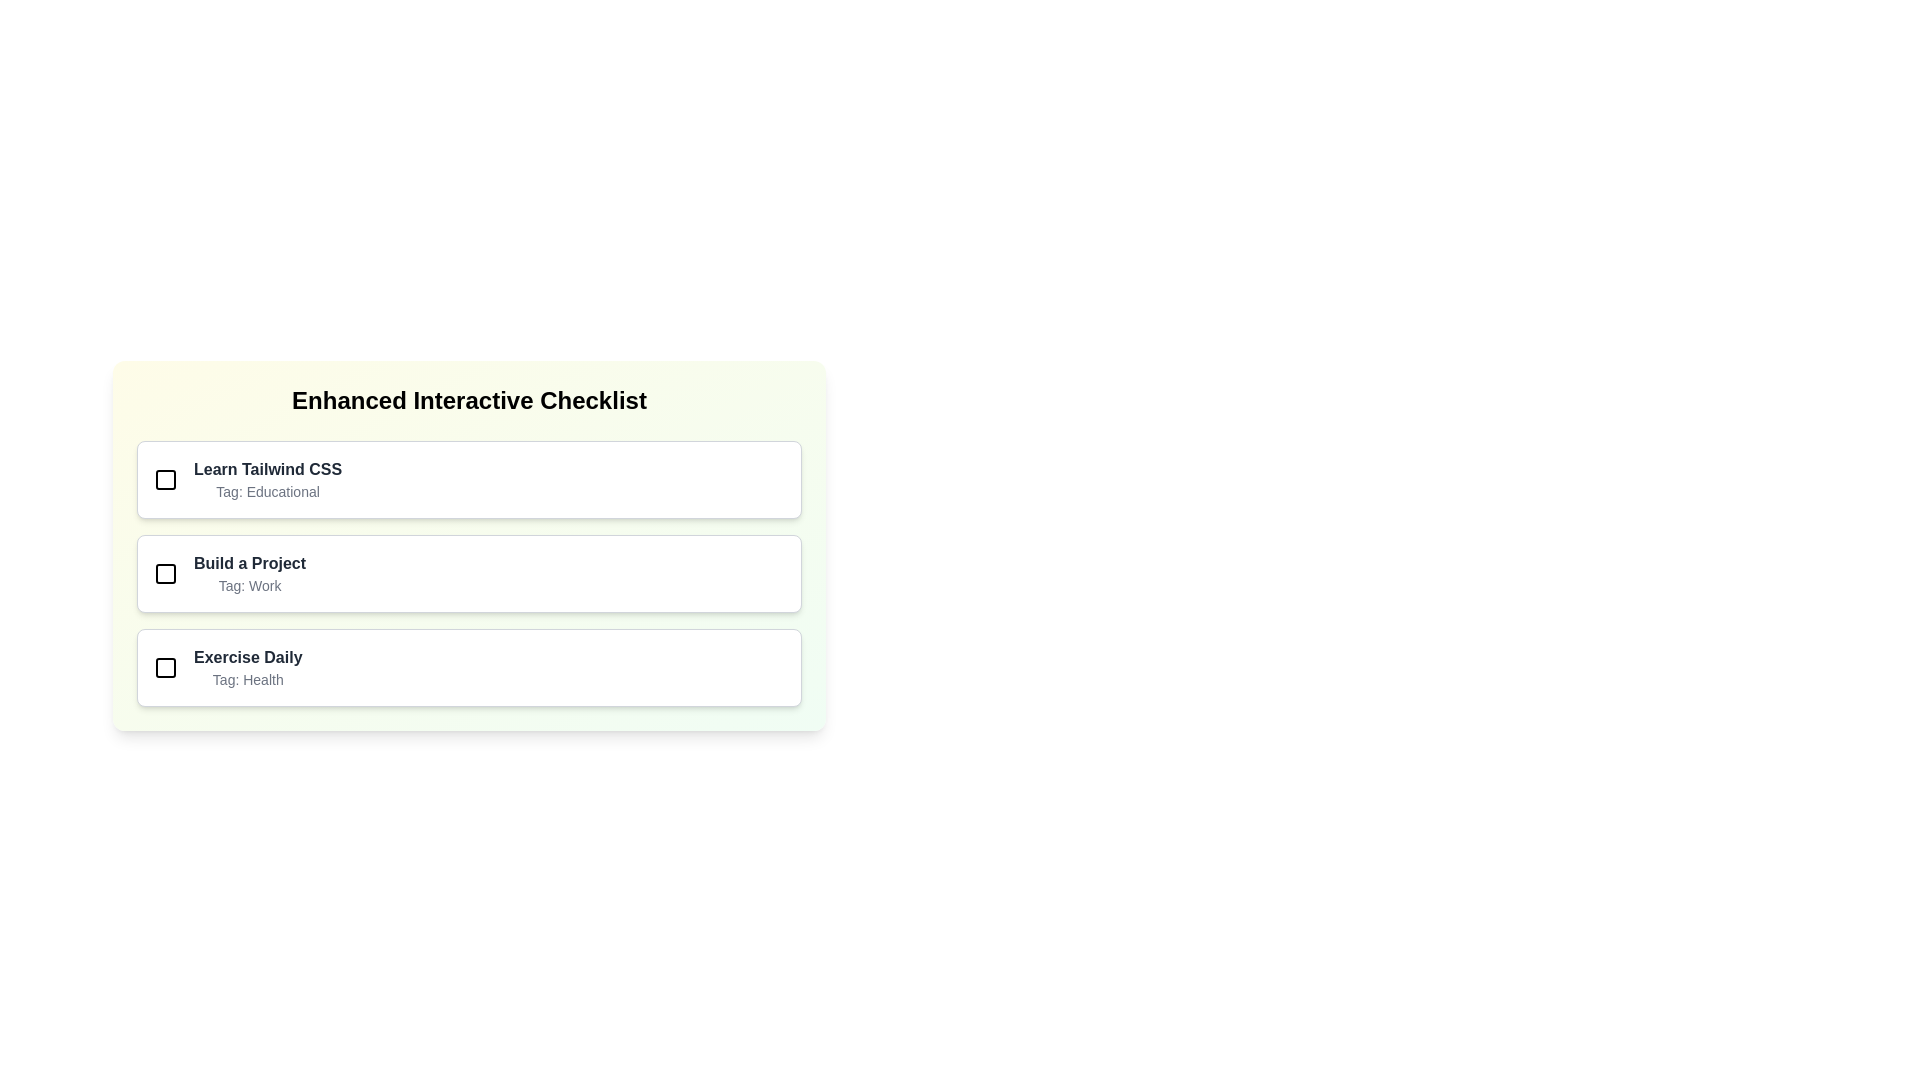 The height and width of the screenshot is (1080, 1920). I want to click on the textual display area that shows 'Build a Project' and 'Tag: Work', located centrally in the second entry of a vertically stacked list, below 'Learn Tailwind CSS' and above 'Exercise Daily', so click(248, 574).